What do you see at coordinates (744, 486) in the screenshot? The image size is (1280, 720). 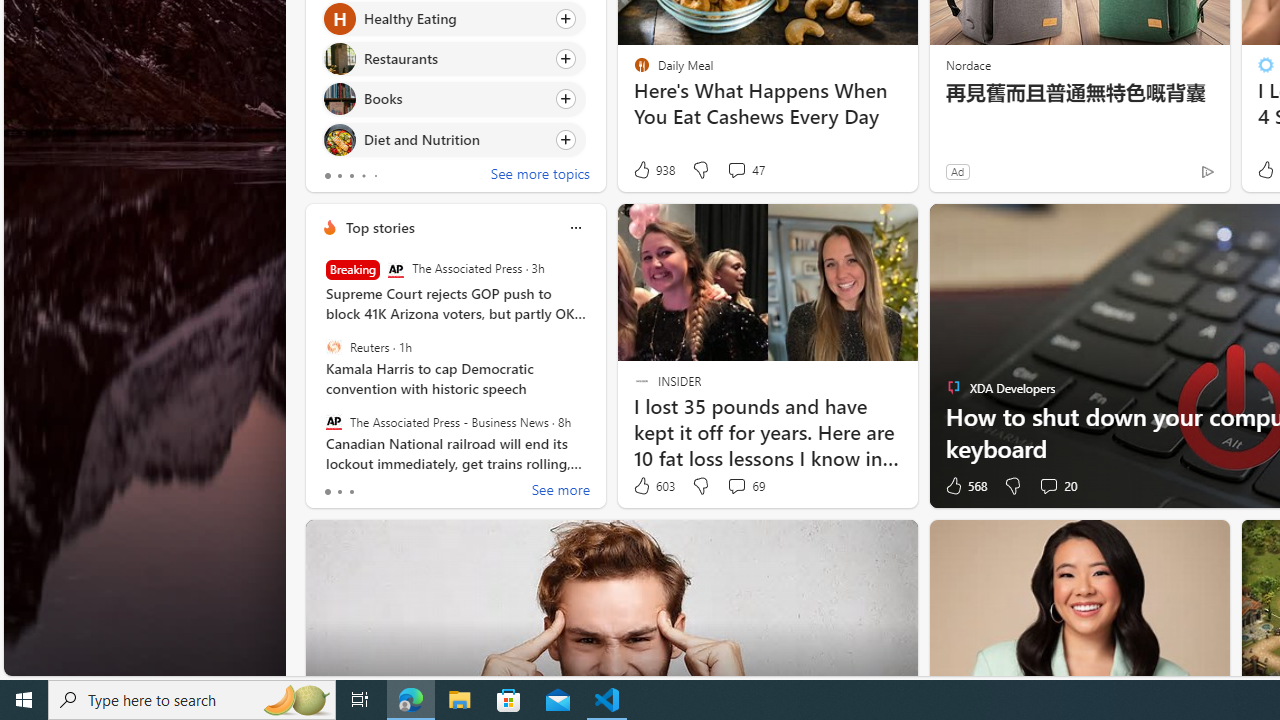 I see `'View comments 69 Comment'` at bounding box center [744, 486].